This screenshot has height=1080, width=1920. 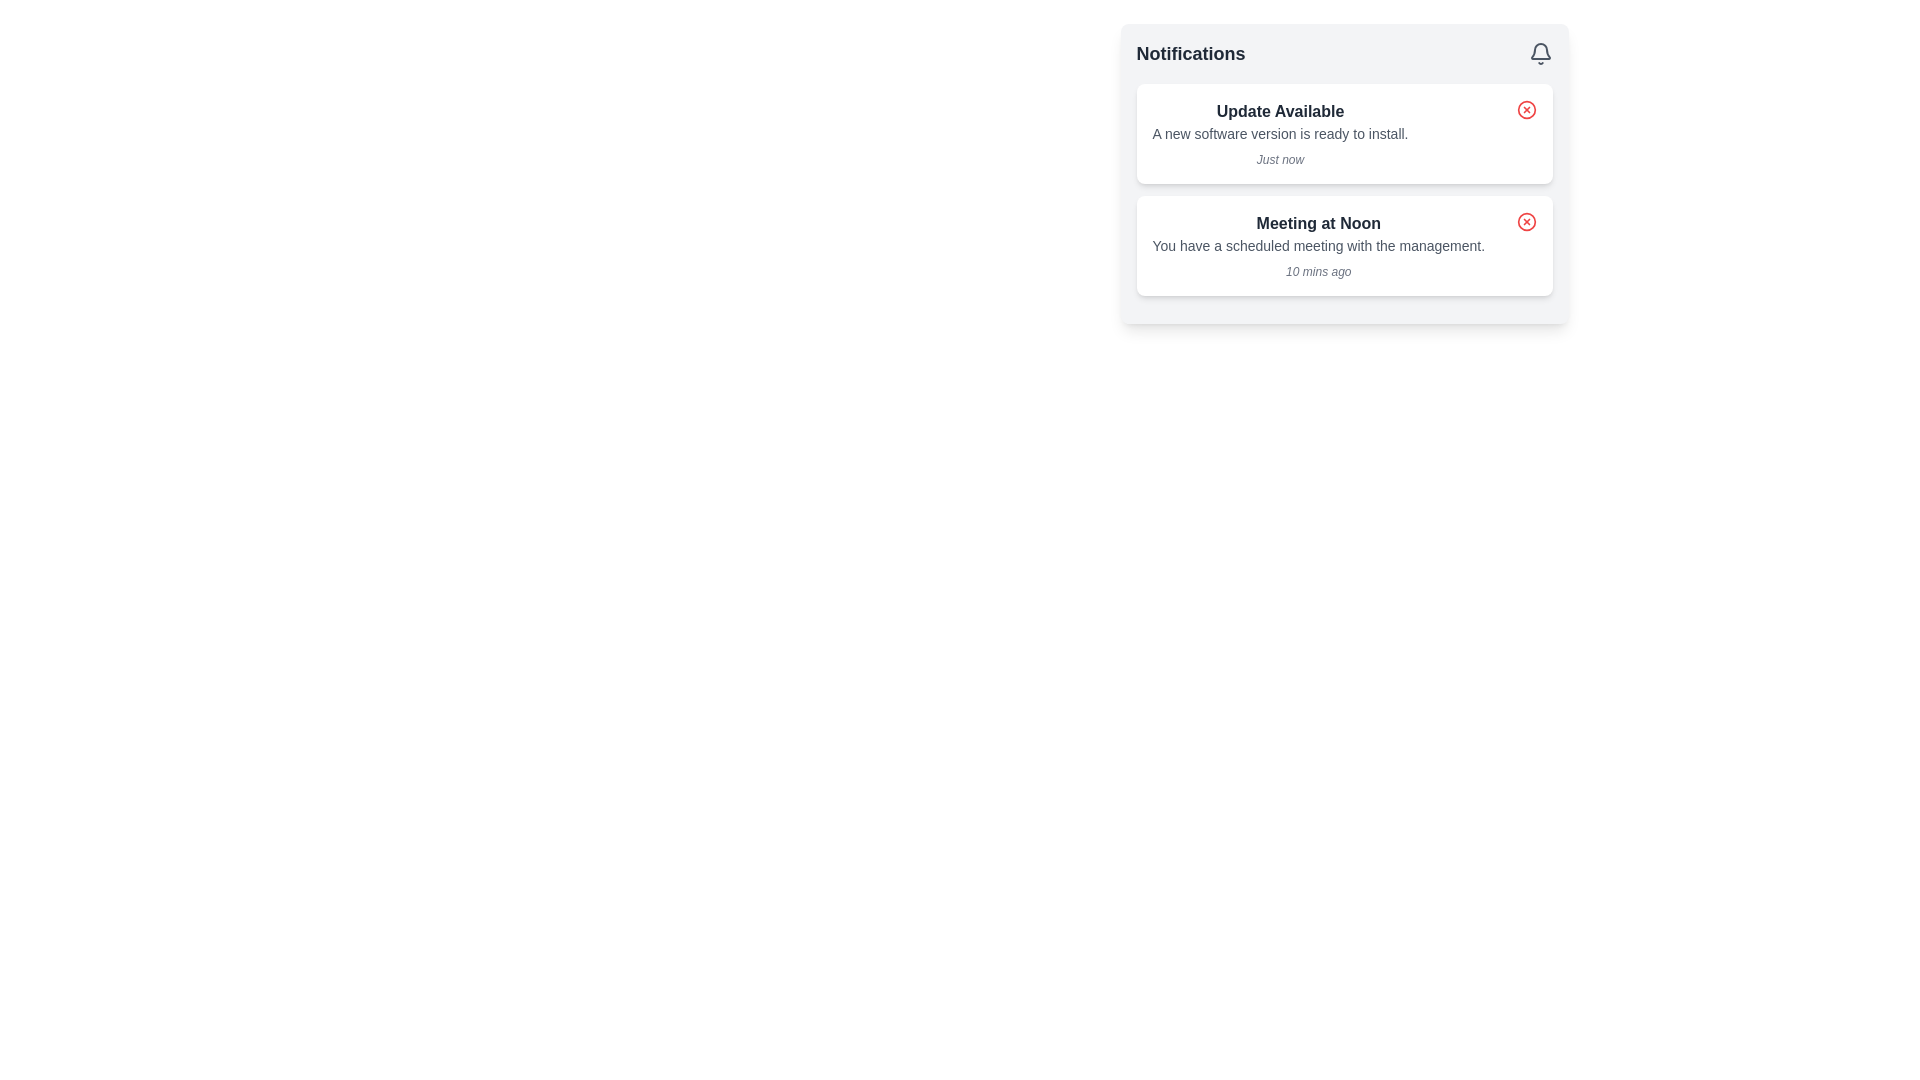 What do you see at coordinates (1539, 49) in the screenshot?
I see `the rounded bell icon representing notifications located in the top-right corner of the notifications panel` at bounding box center [1539, 49].